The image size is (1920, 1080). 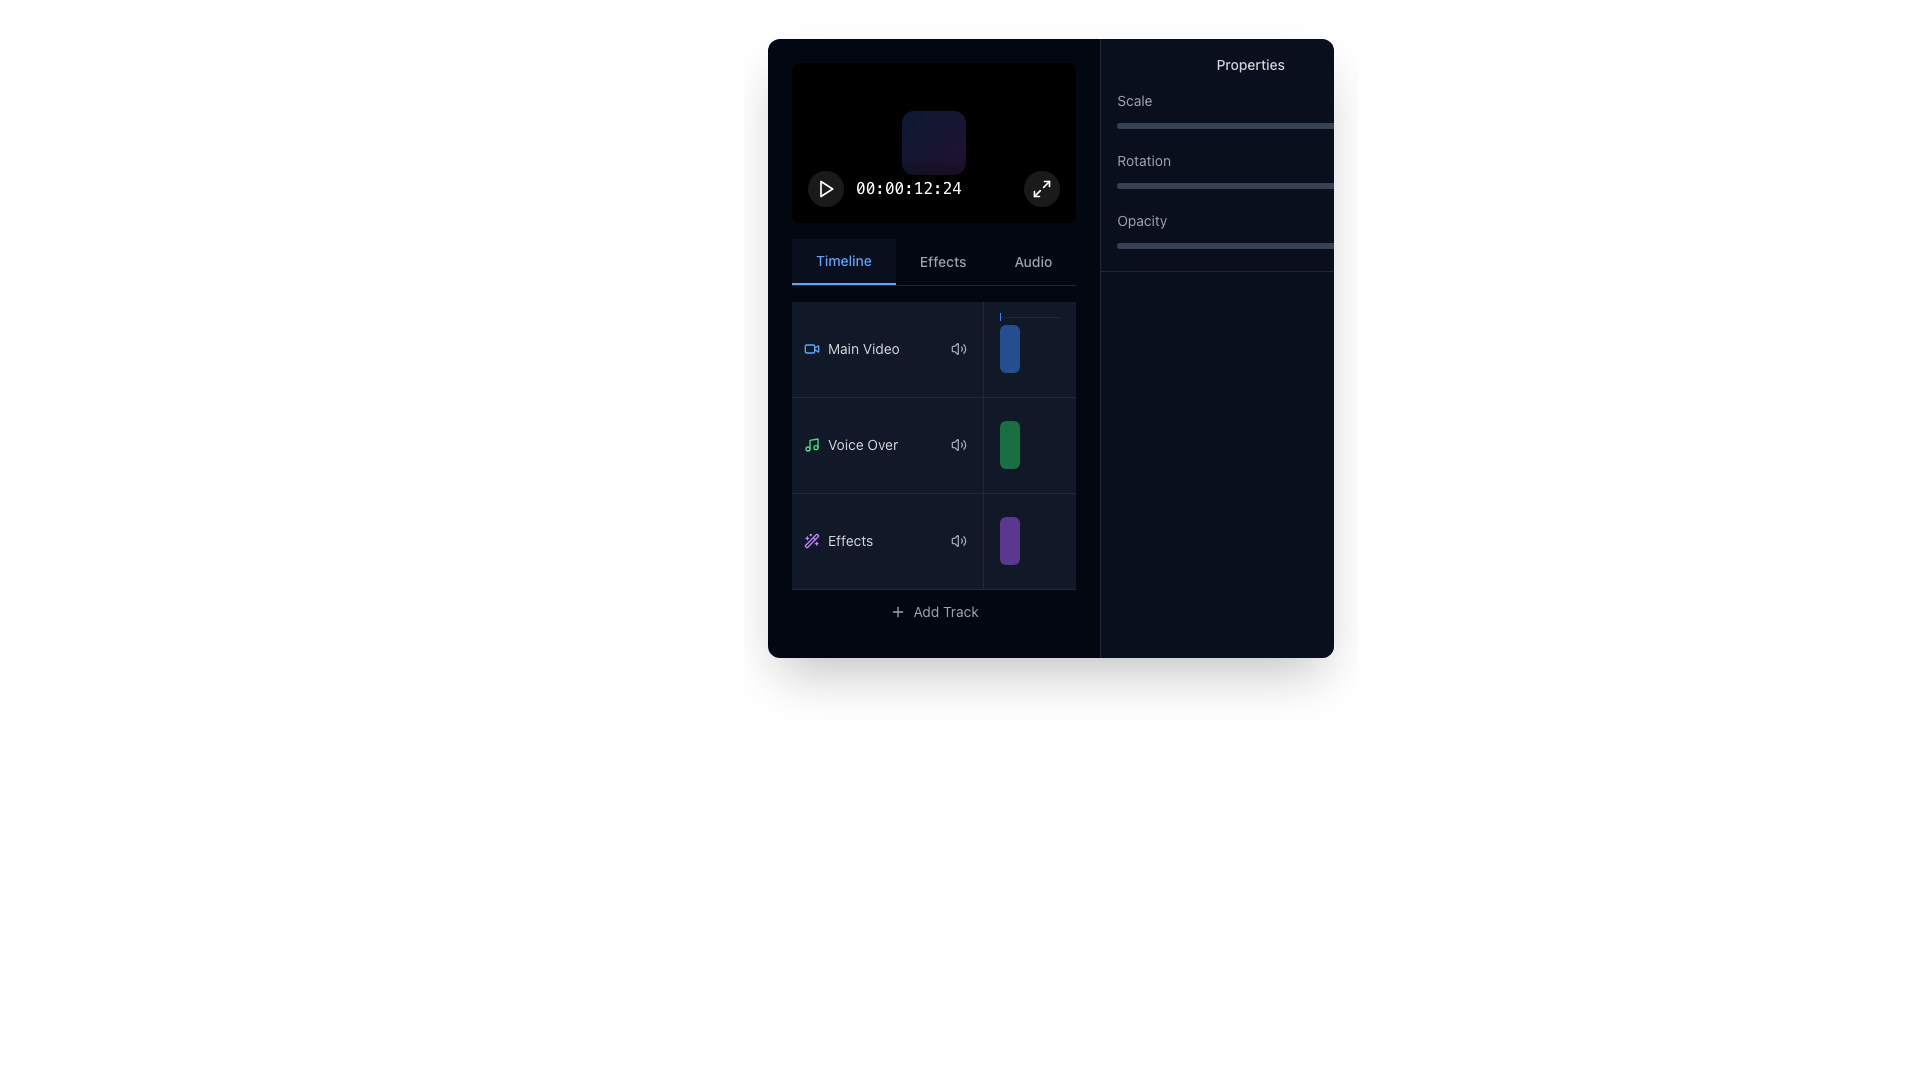 I want to click on the second row in the timeline interface, which represents a track for a voice-over audio component, so click(x=933, y=444).